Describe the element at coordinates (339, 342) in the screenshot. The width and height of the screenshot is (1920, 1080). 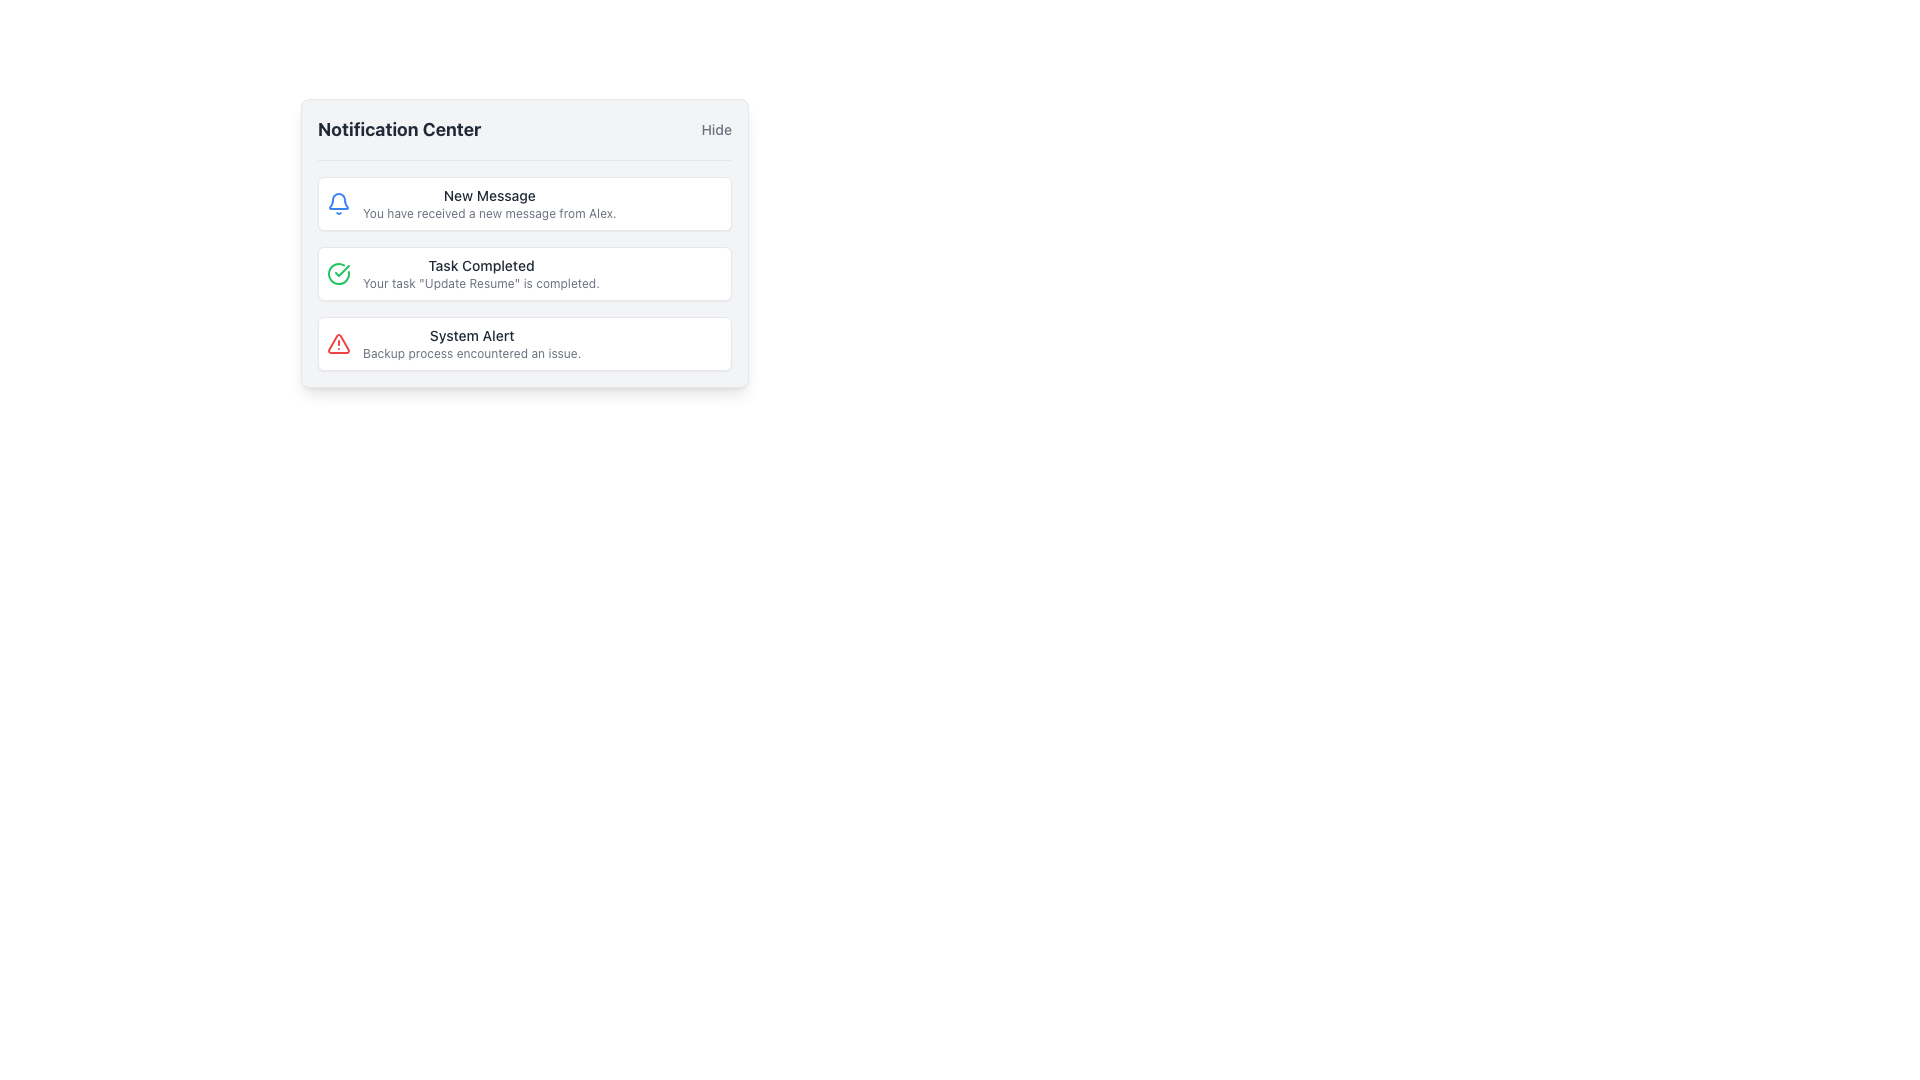
I see `the alert icon that indicates an issue or warning in the 'System Alert' notification entry, located at the leftmost side above the text content` at that location.